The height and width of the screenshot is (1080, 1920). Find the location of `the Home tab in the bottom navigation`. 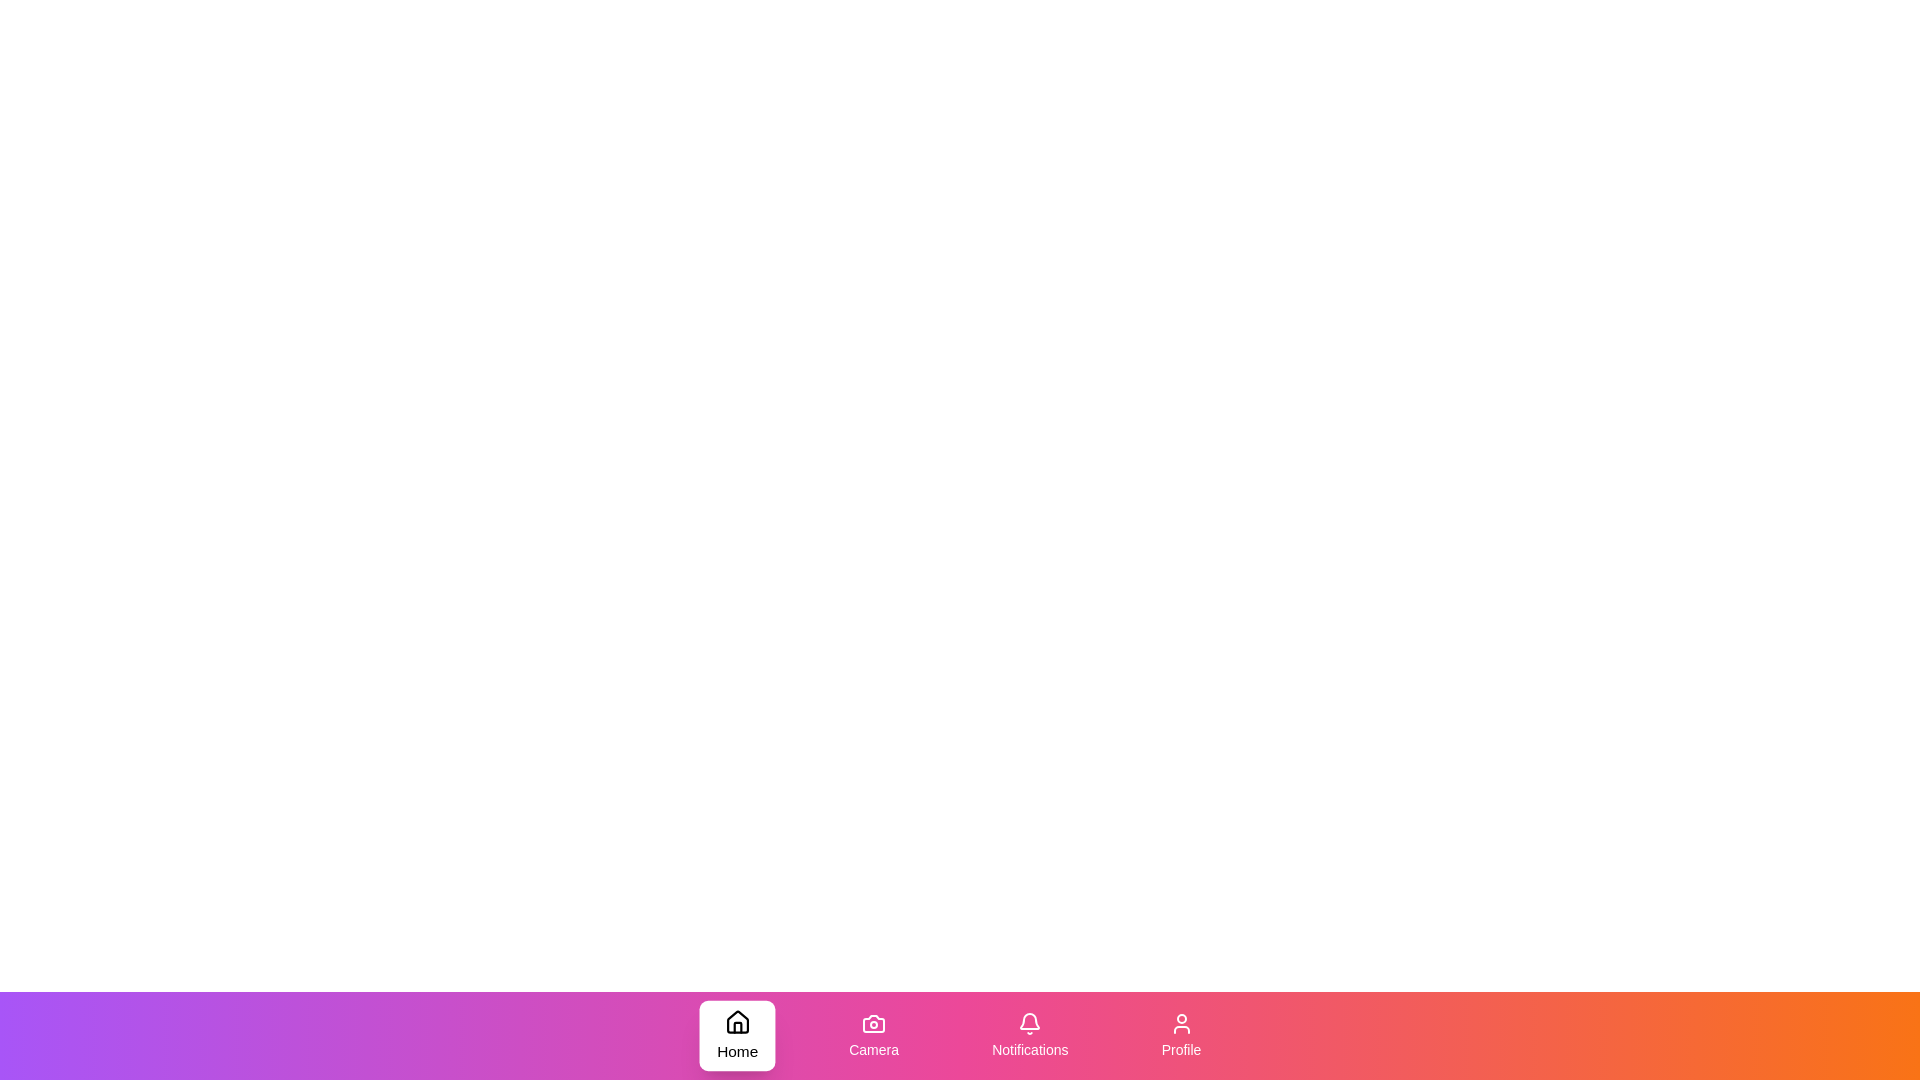

the Home tab in the bottom navigation is located at coordinates (736, 1035).